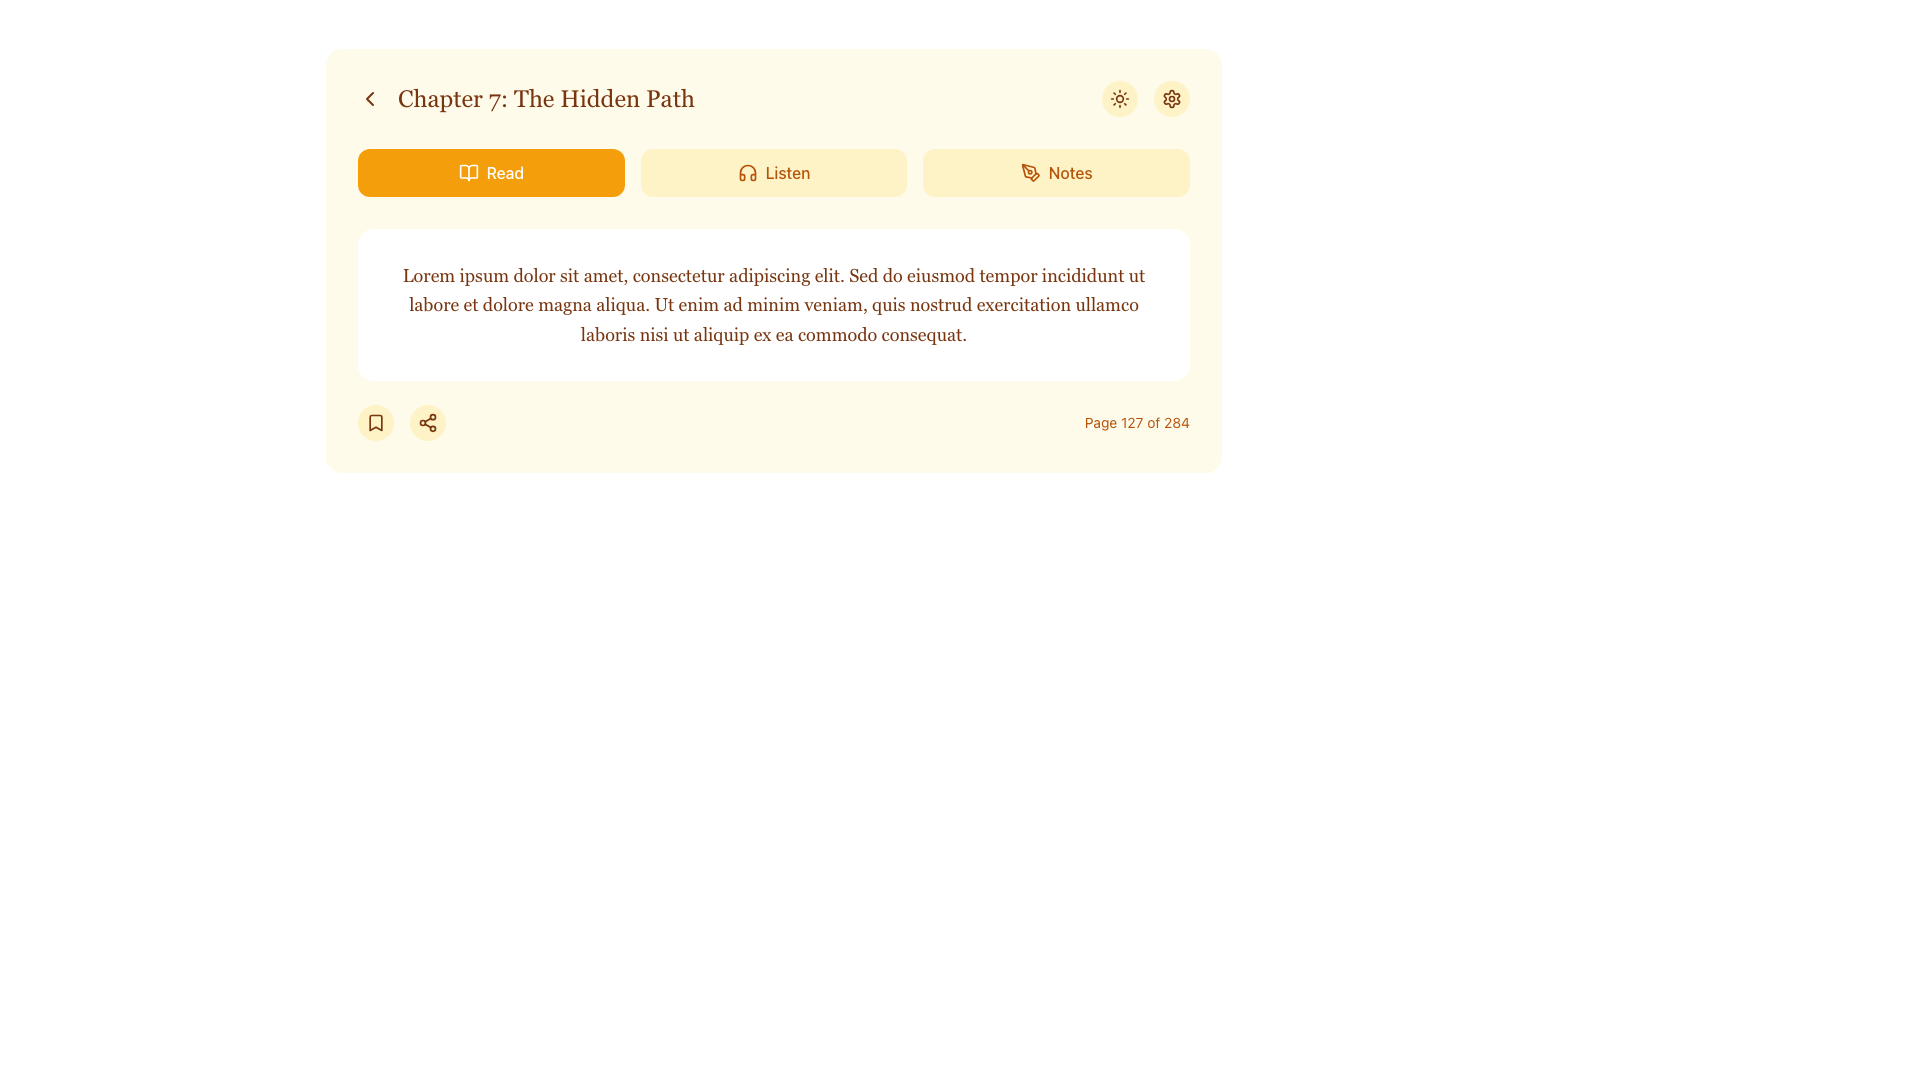 The width and height of the screenshot is (1920, 1080). I want to click on the 'Read' text element located centrally within an amber button at the top left of a horizontal row, styled in medium-weight font, so click(505, 172).